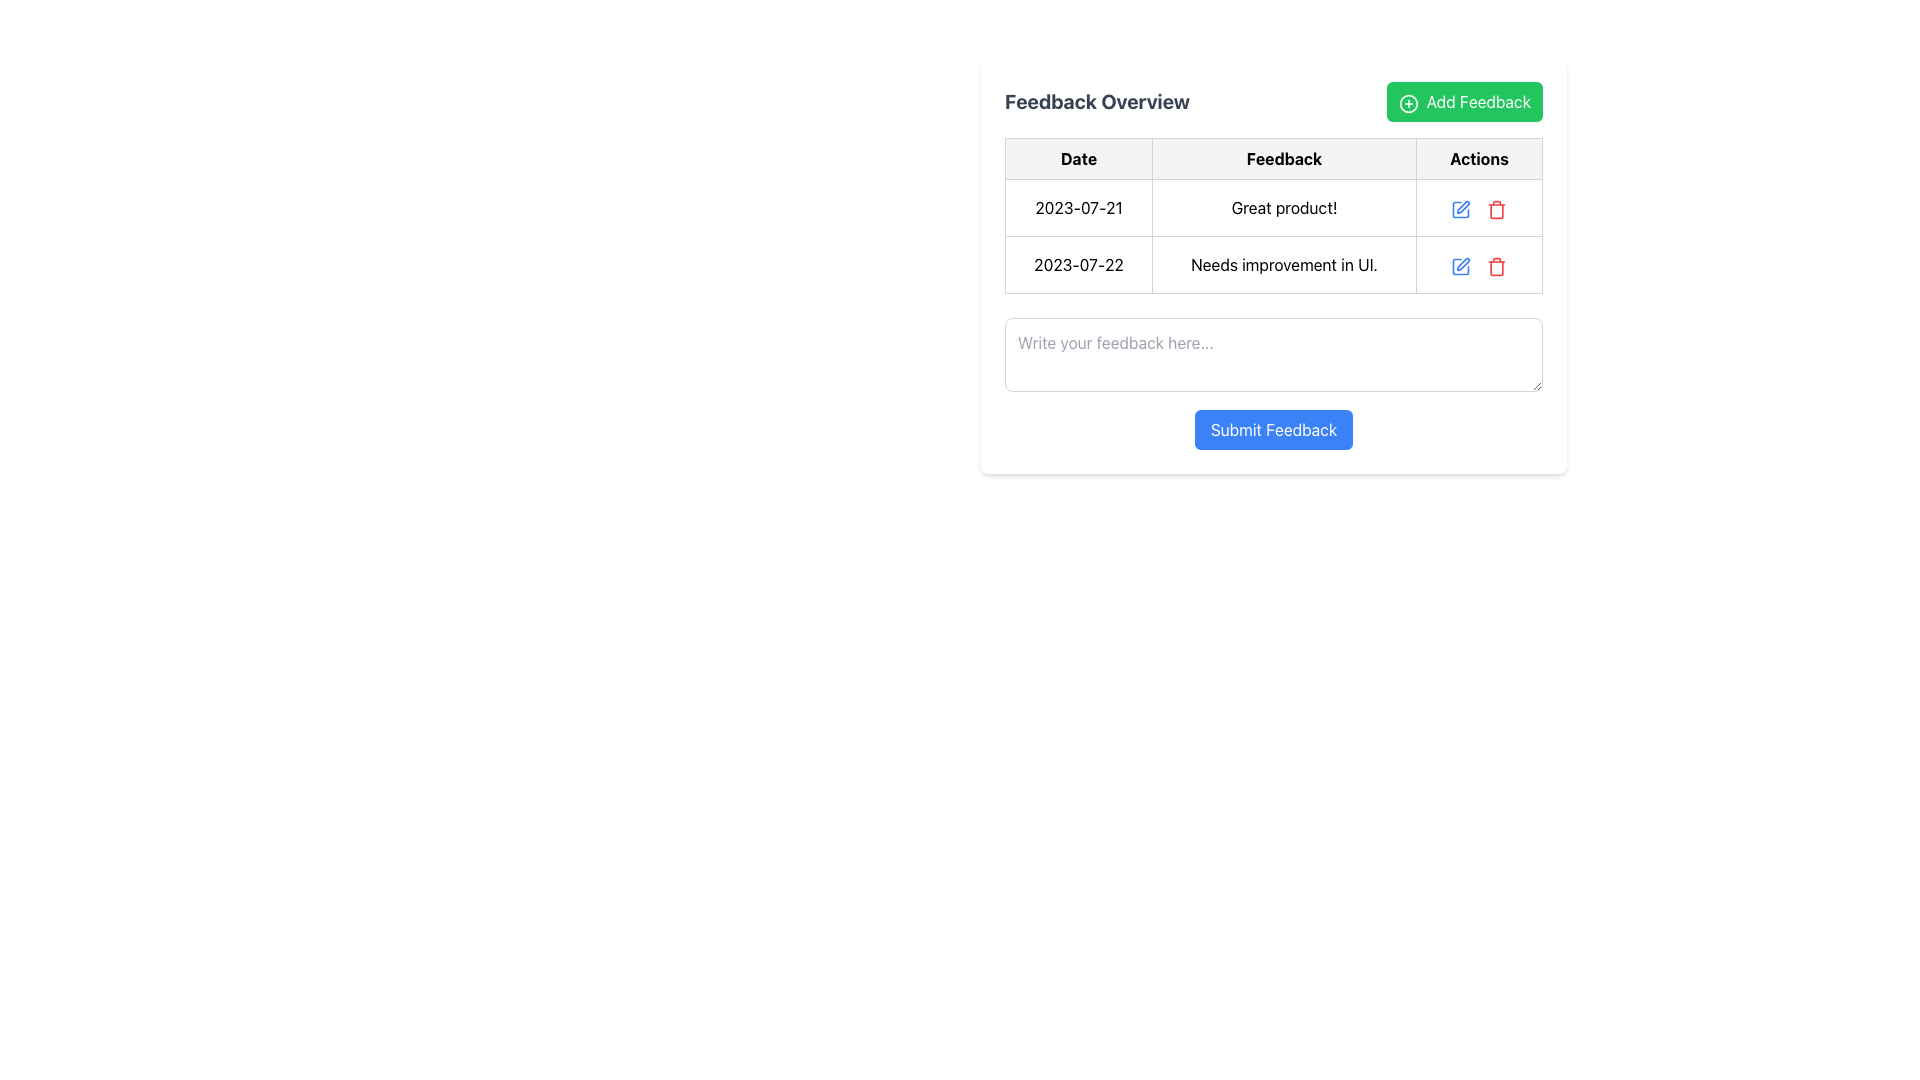 Image resolution: width=1920 pixels, height=1080 pixels. Describe the element at coordinates (1407, 103) in the screenshot. I see `the SVG icon located within the green 'Add Feedback' button at the top-right corner of the application interface to initiate adding feedback` at that location.